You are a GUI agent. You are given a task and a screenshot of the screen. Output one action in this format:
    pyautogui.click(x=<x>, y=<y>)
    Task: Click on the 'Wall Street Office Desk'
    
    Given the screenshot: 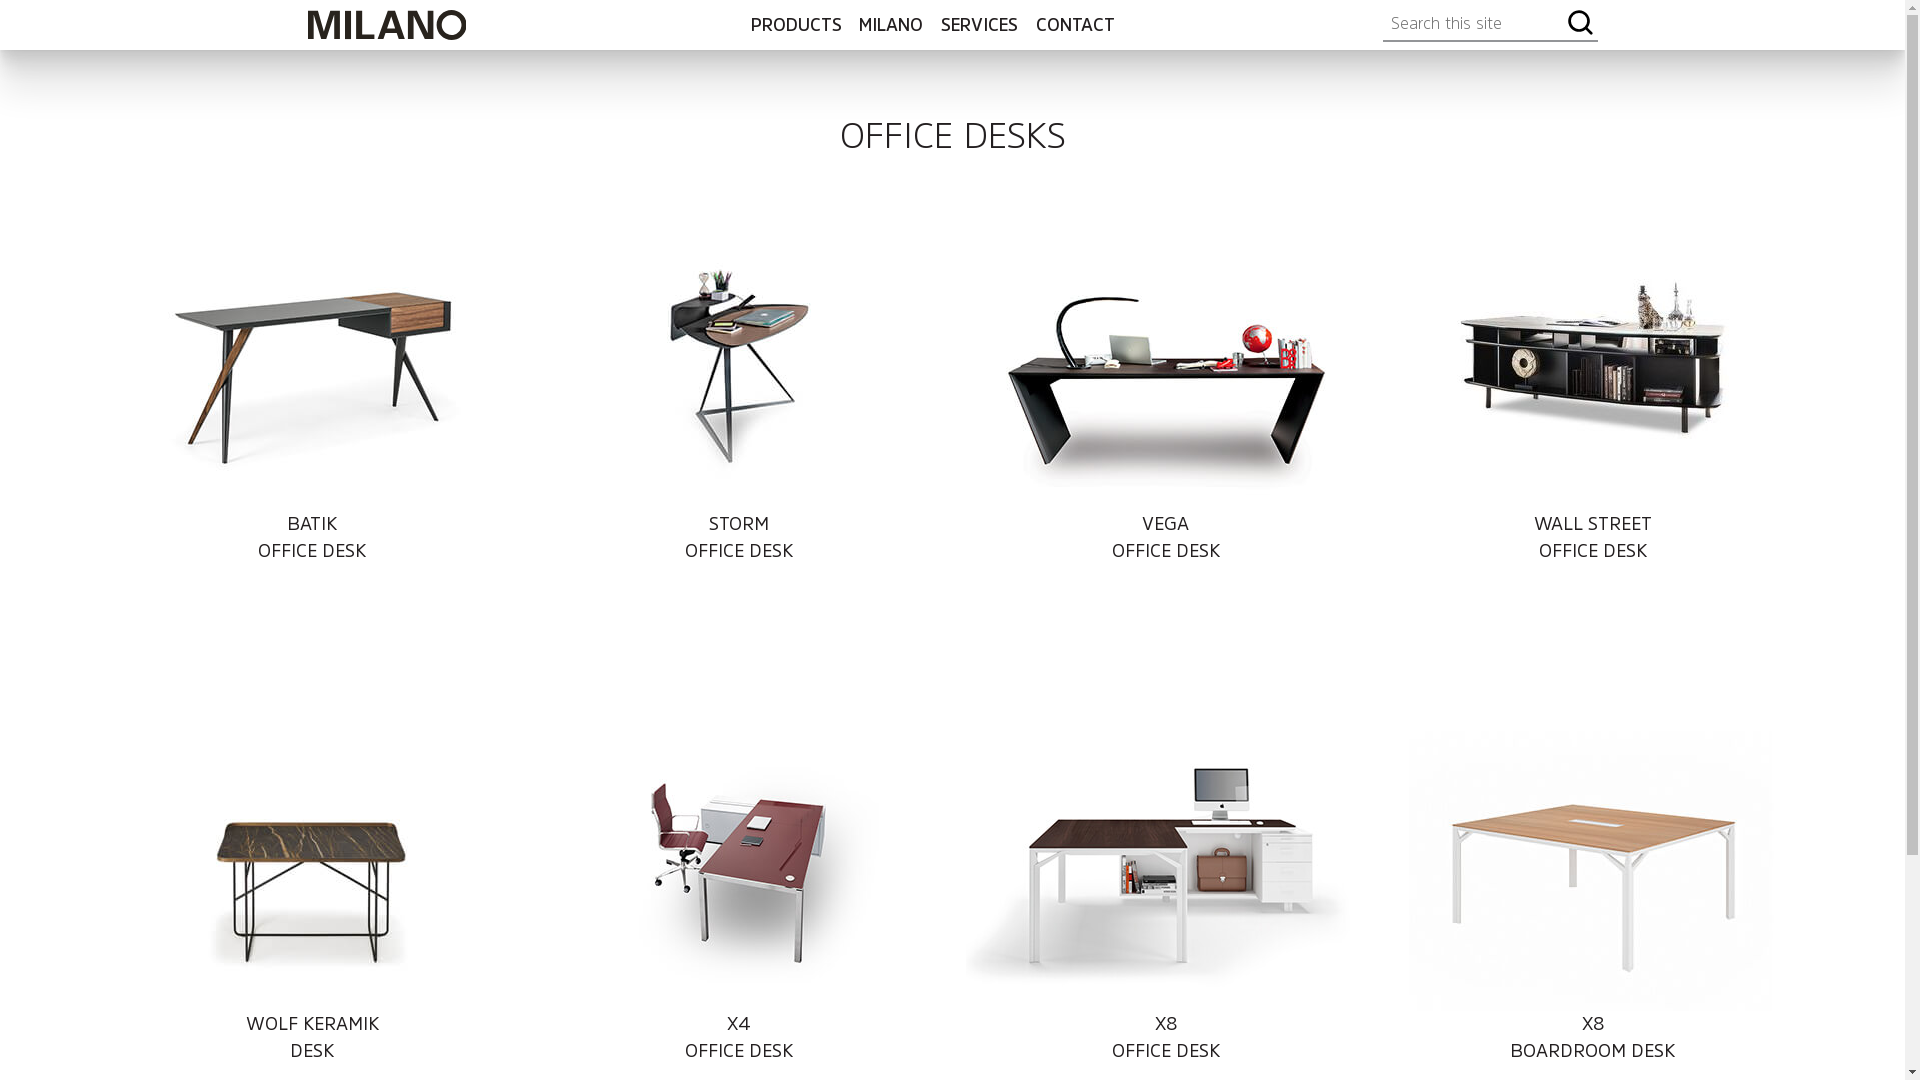 What is the action you would take?
    pyautogui.click(x=1592, y=370)
    